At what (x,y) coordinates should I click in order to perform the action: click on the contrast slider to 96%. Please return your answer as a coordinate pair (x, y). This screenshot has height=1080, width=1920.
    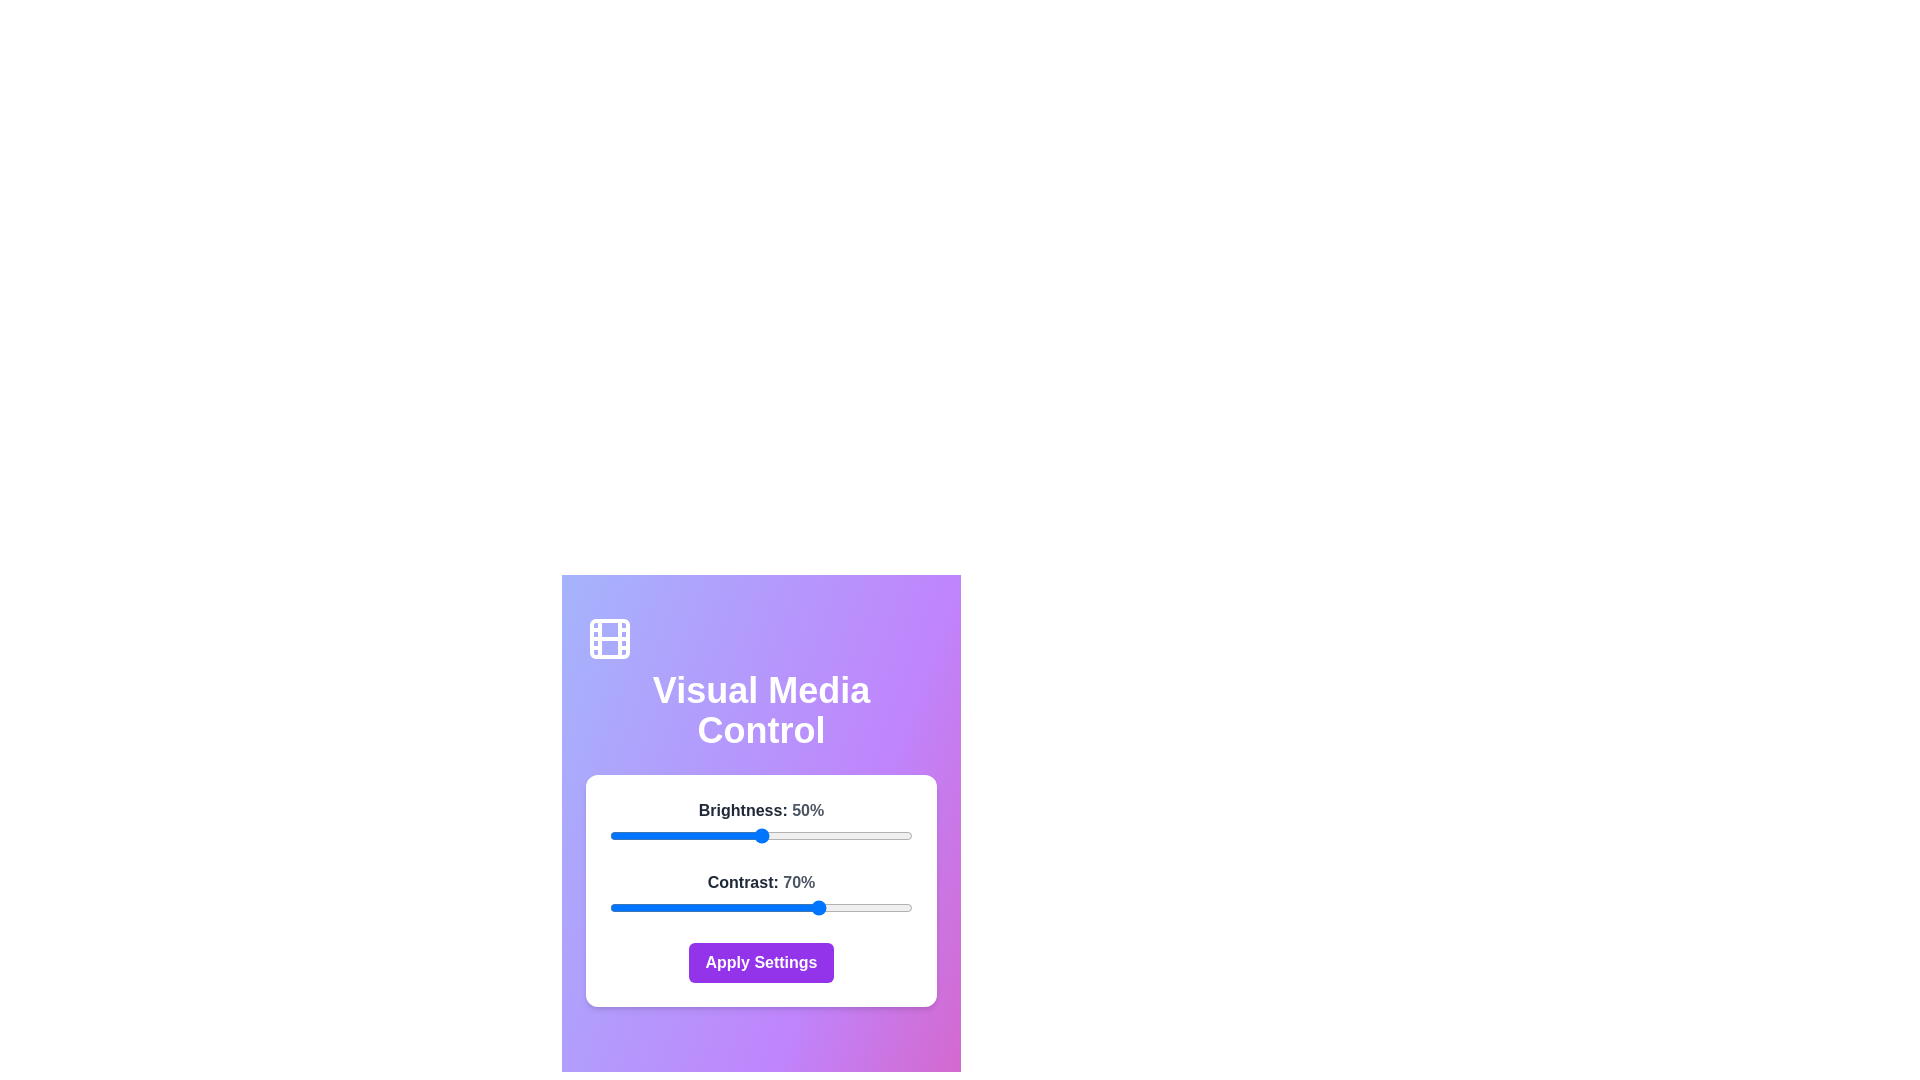
    Looking at the image, I should click on (899, 907).